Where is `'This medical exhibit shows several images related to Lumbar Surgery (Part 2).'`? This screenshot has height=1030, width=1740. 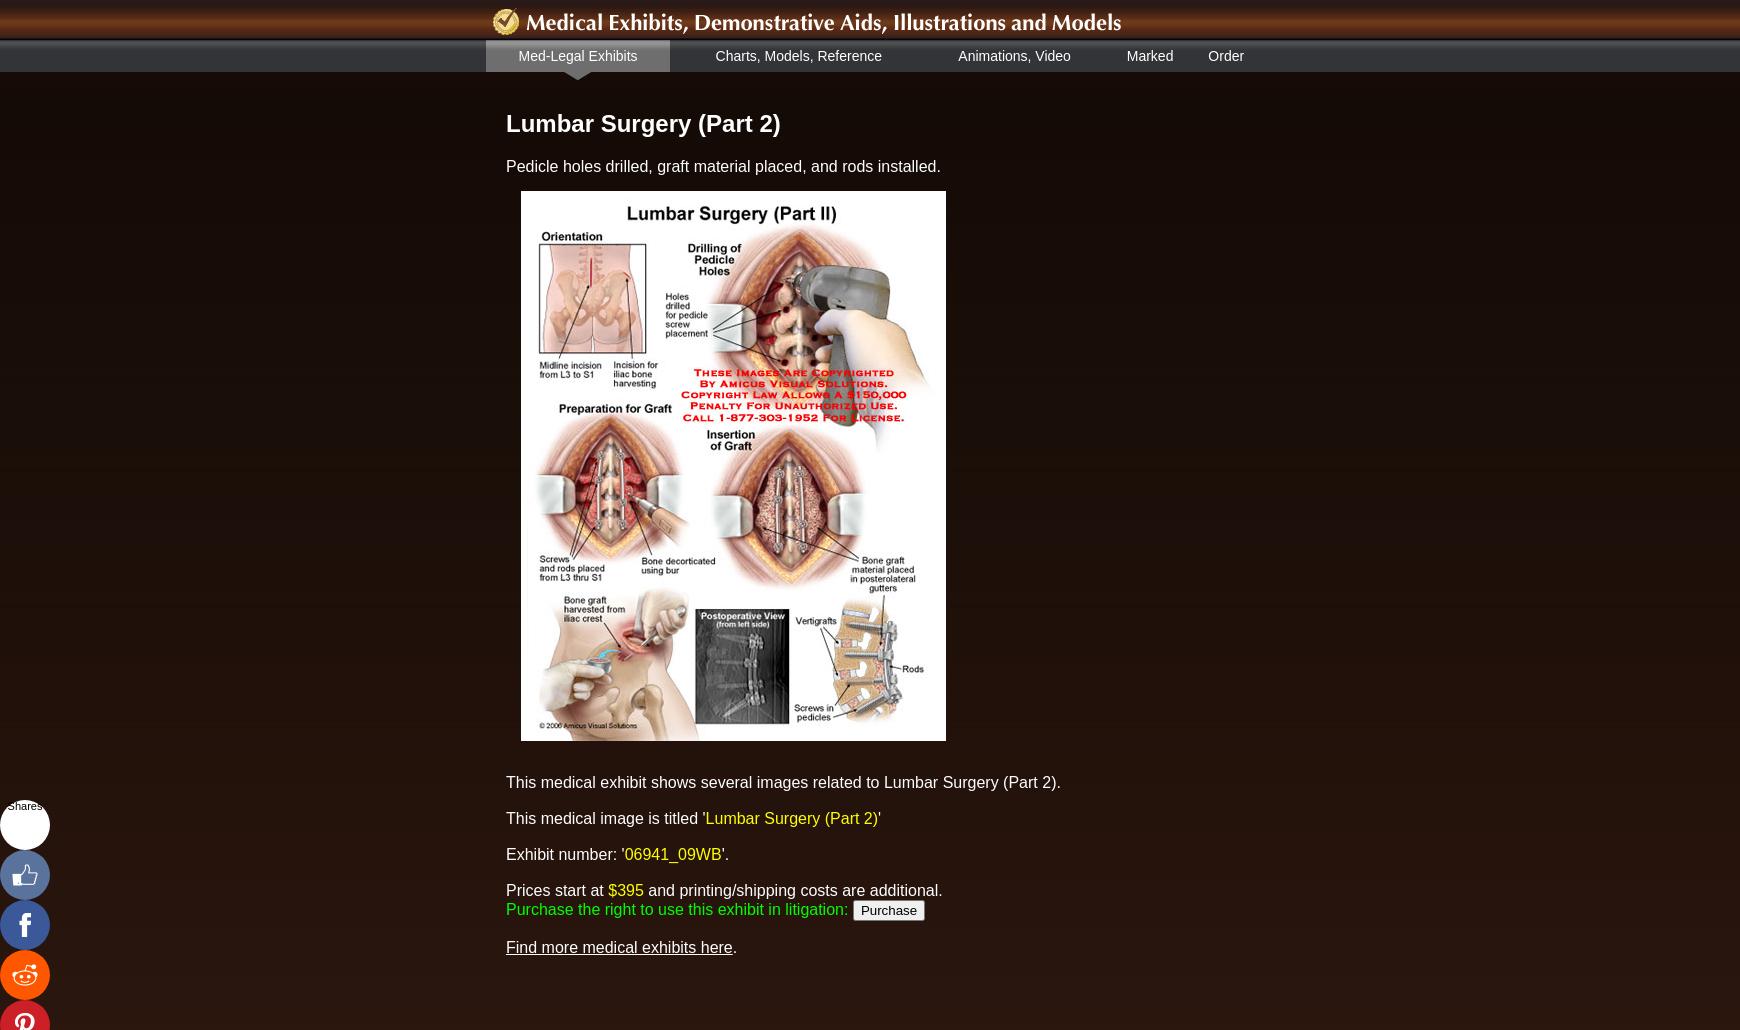
'This medical exhibit shows several images related to Lumbar Surgery (Part 2).' is located at coordinates (783, 780).